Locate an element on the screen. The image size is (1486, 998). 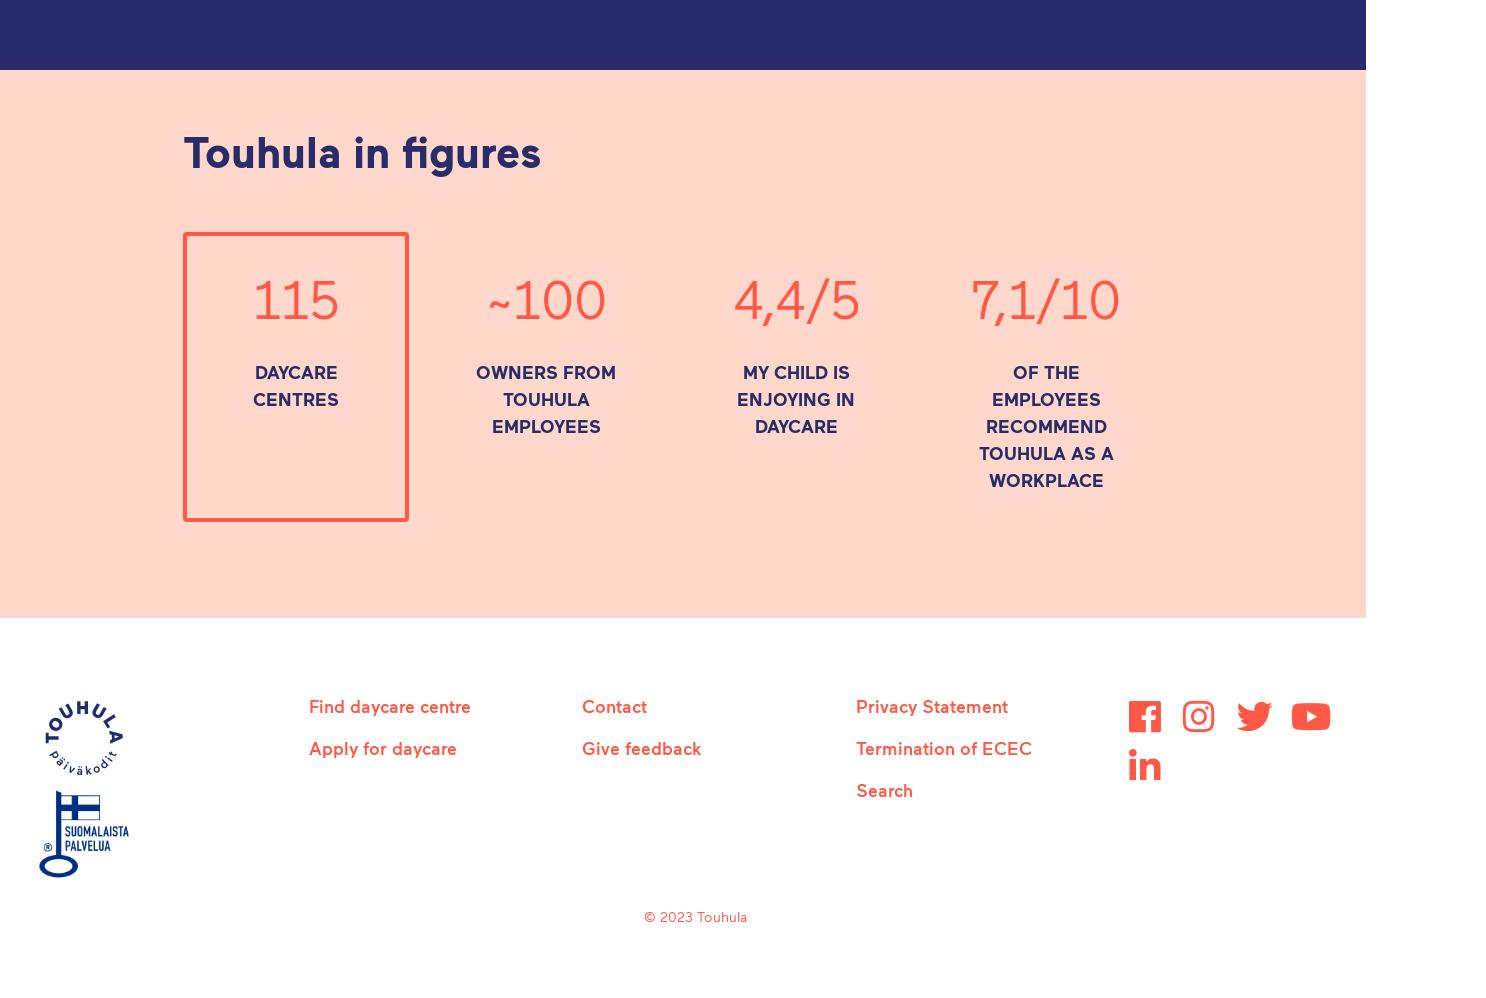
'© 2023 Touhula' is located at coordinates (642, 916).